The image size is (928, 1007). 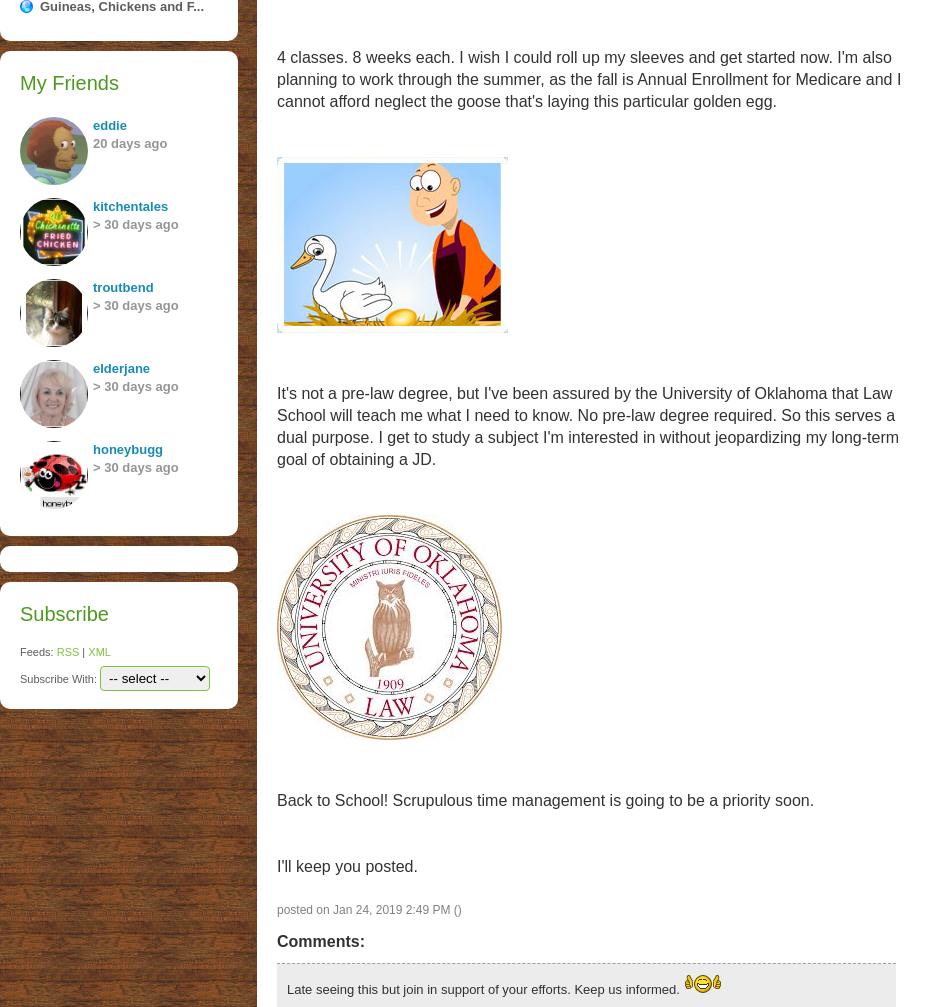 I want to click on 'Back to School! Scrupulous time management is going to be a priority soon.', so click(x=276, y=799).